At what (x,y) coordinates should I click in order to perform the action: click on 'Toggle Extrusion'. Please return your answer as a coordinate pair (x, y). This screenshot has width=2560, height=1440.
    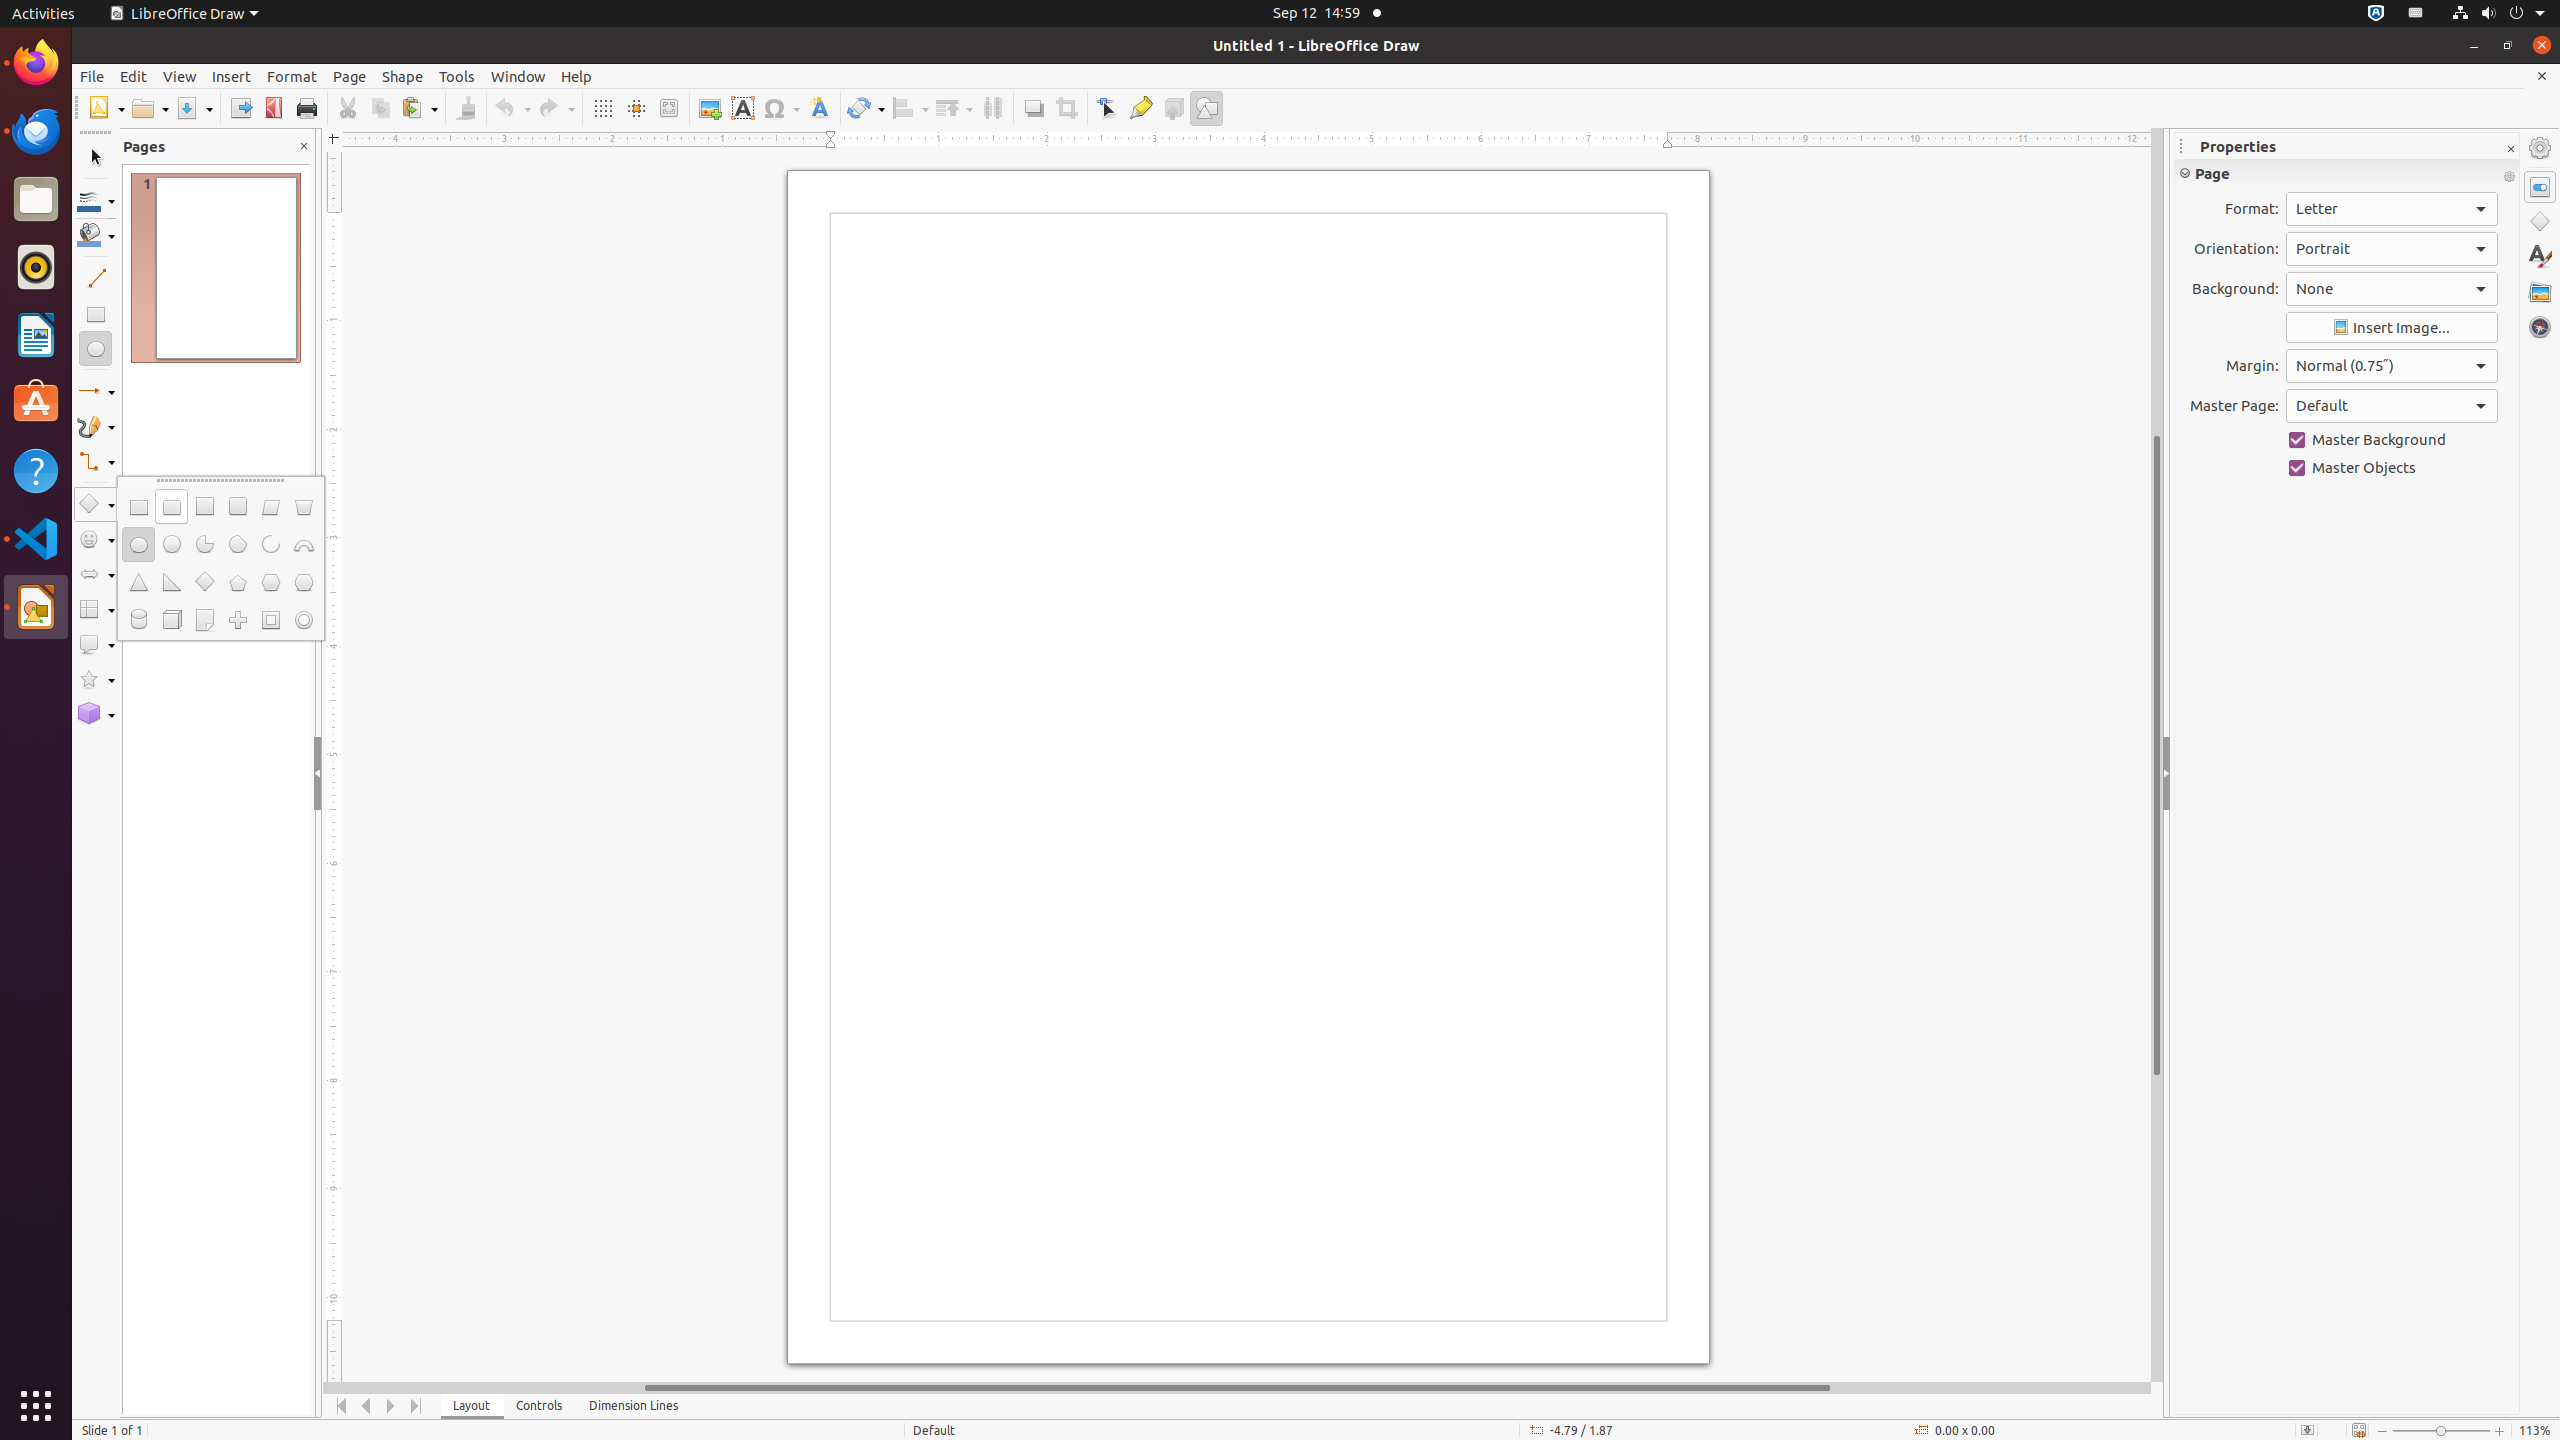
    Looking at the image, I should click on (1173, 107).